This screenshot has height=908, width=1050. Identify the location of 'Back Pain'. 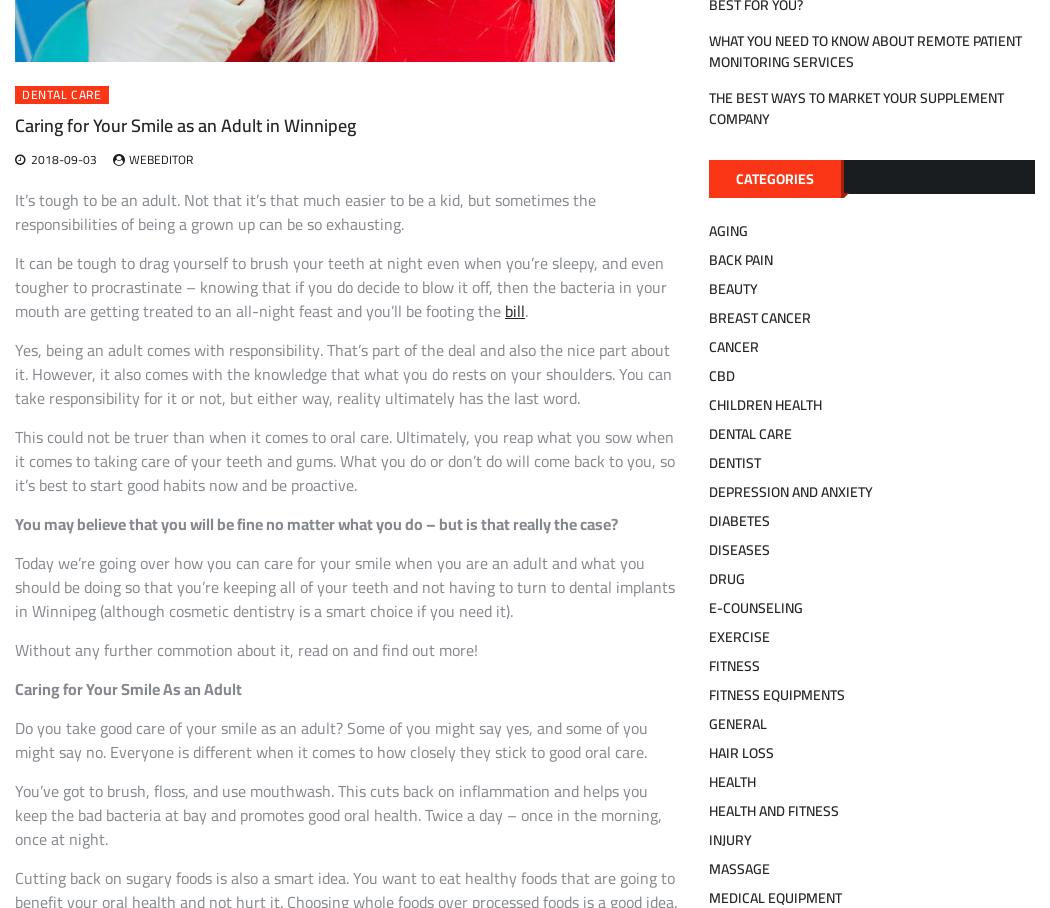
(739, 258).